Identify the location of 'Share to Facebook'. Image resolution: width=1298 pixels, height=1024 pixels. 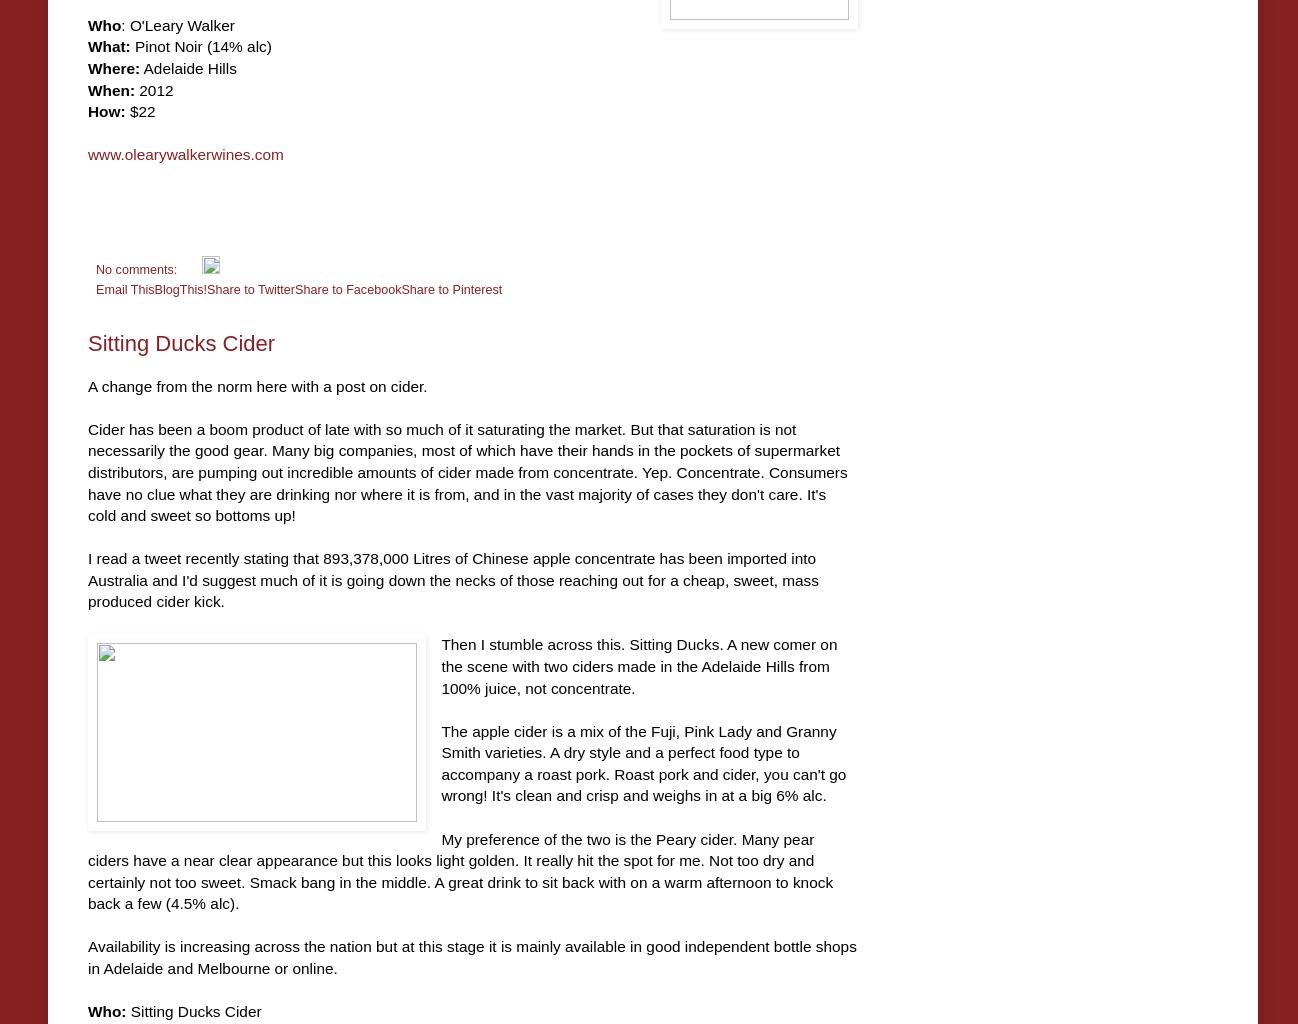
(347, 288).